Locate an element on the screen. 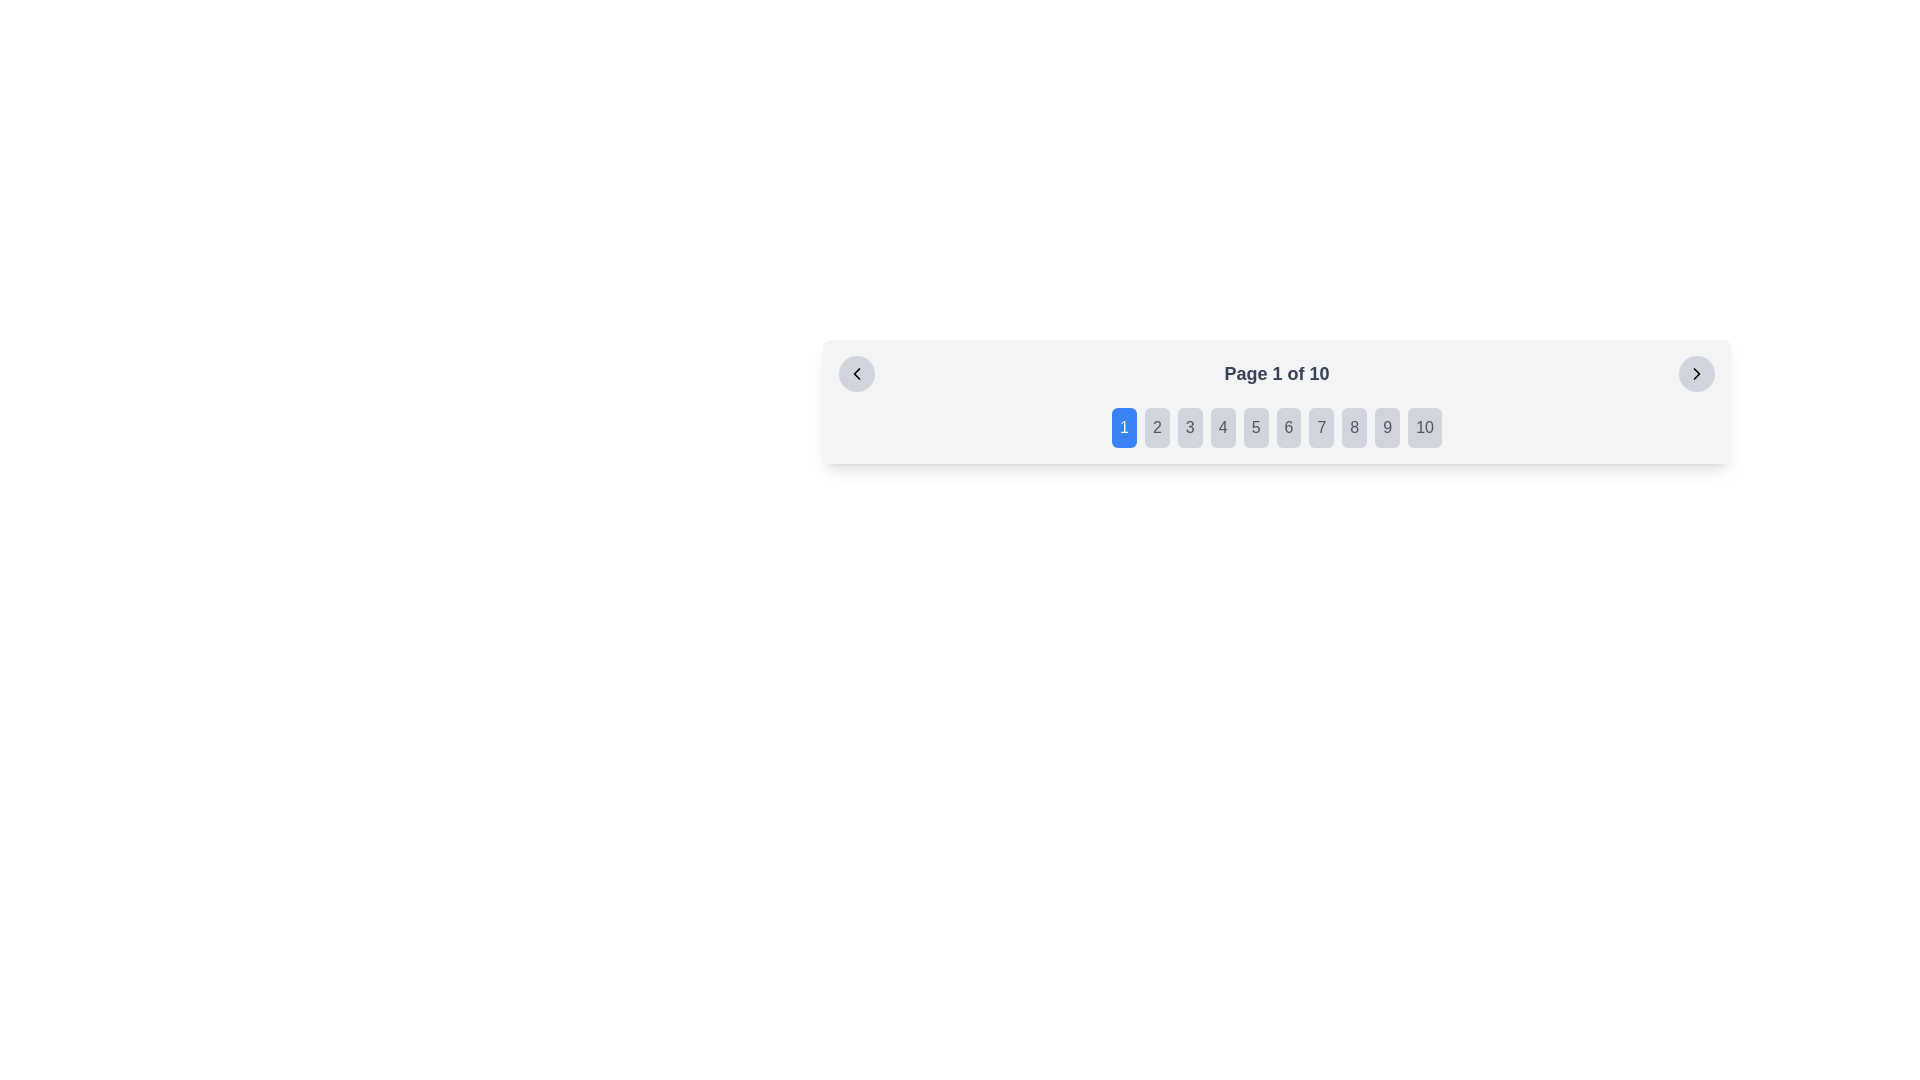 This screenshot has height=1080, width=1920. the circular button containing the SVG icon for navigating to the next page in the pagination control bar to trigger hover effects is located at coordinates (1695, 374).